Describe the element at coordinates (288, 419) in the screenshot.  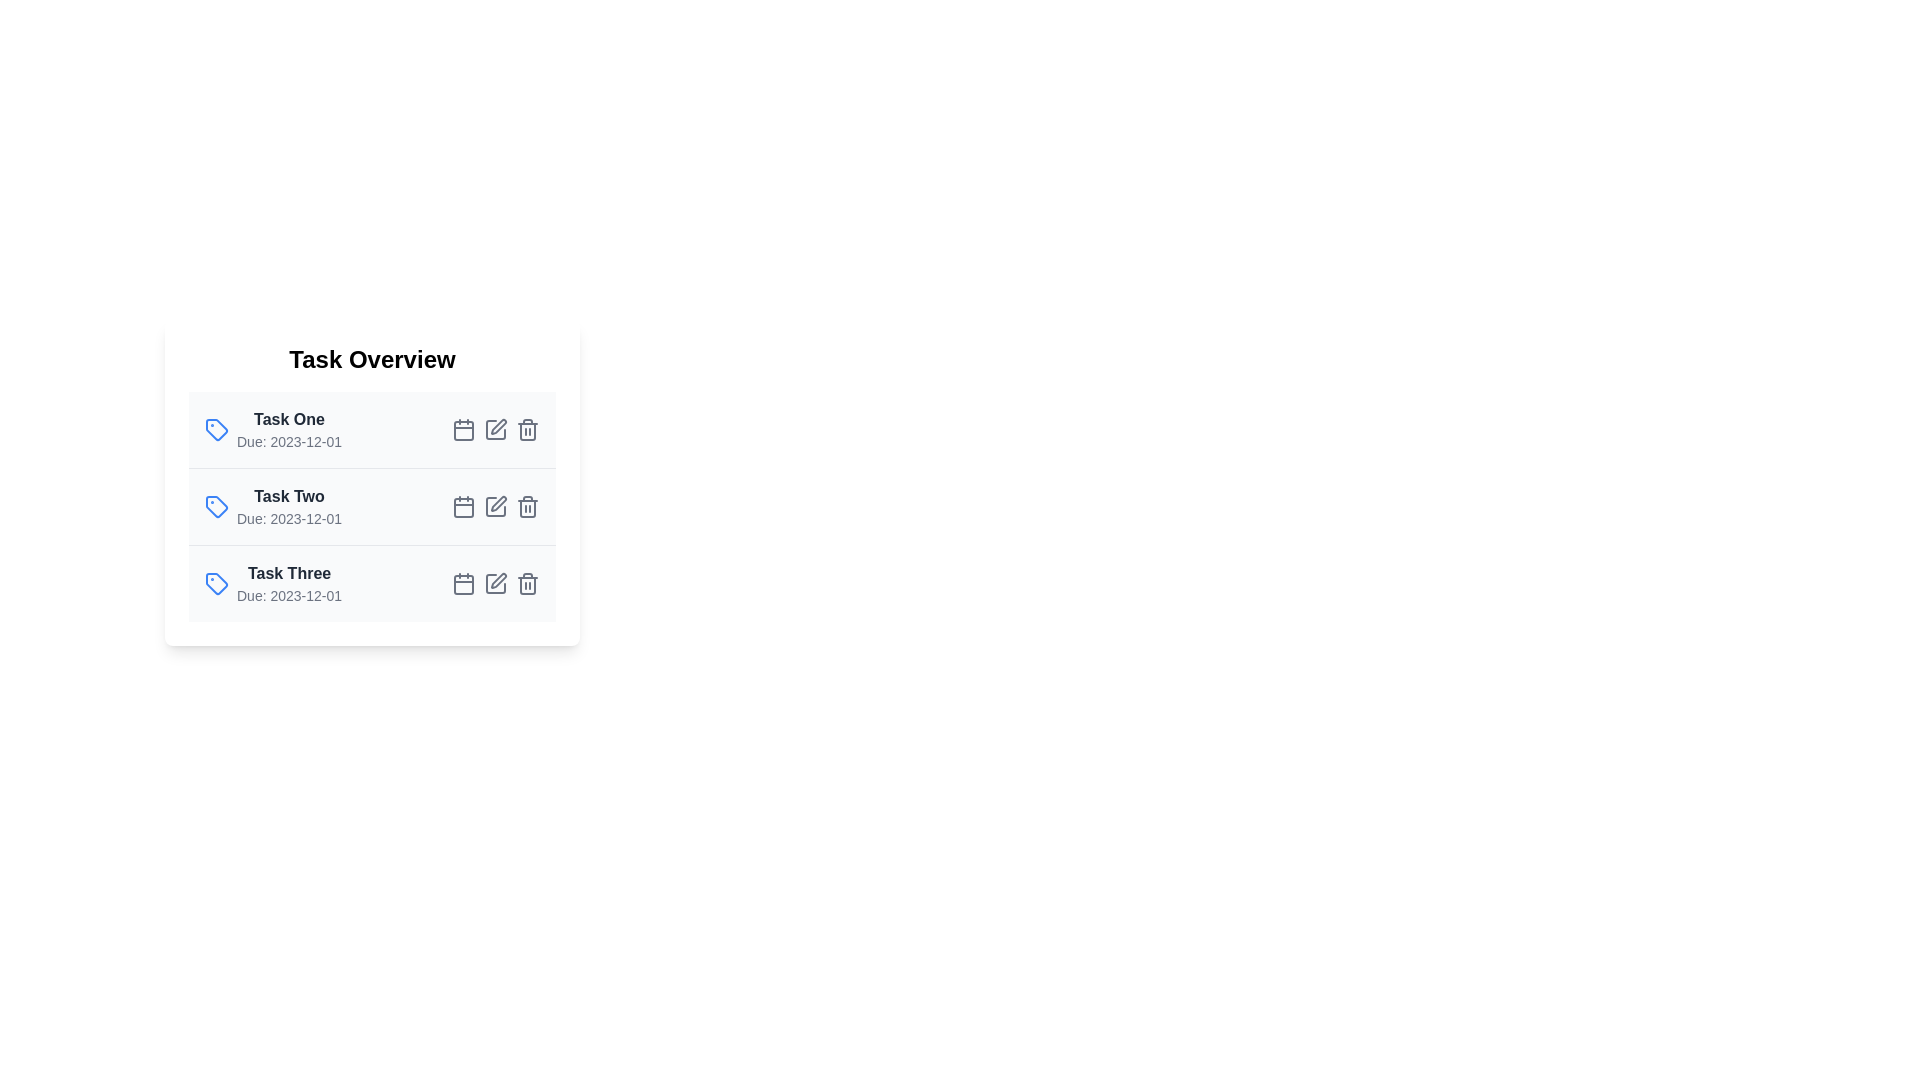
I see `the main label element for the first task in the task list` at that location.